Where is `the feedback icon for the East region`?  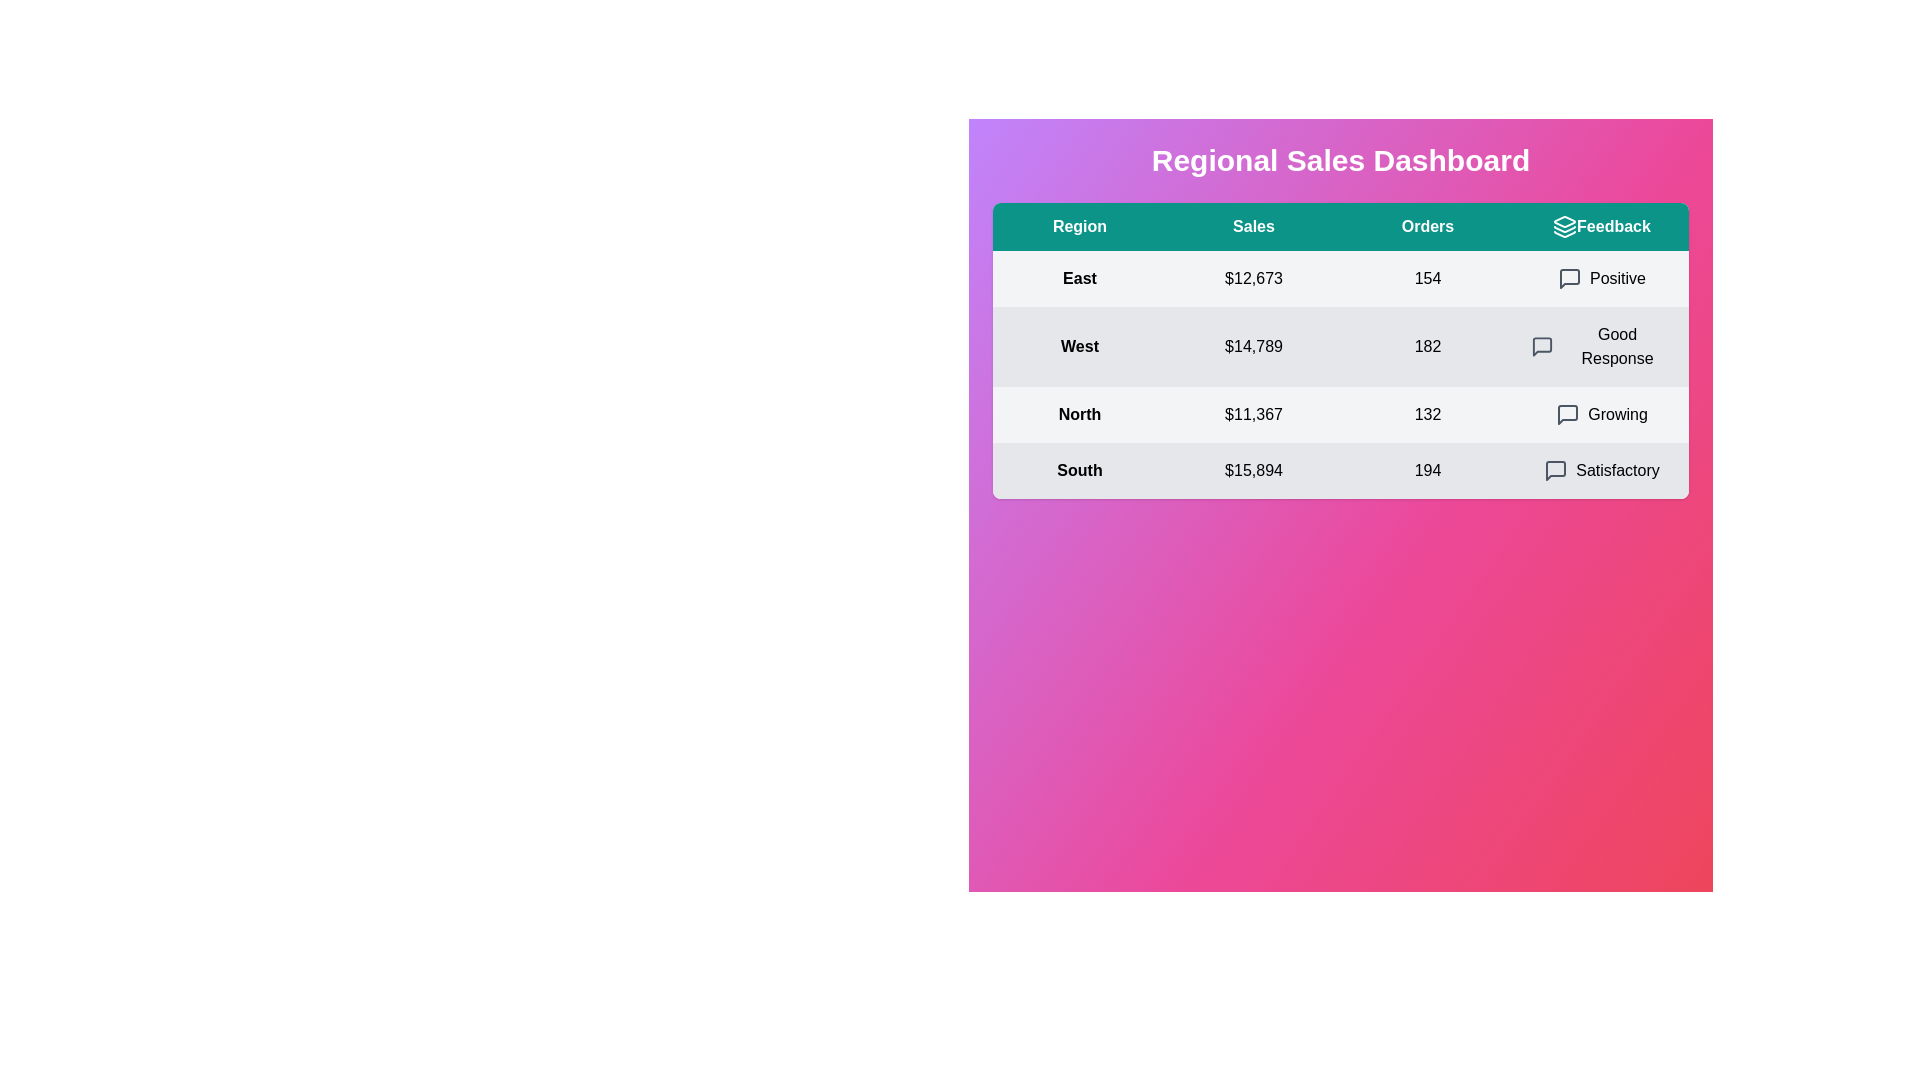 the feedback icon for the East region is located at coordinates (1568, 278).